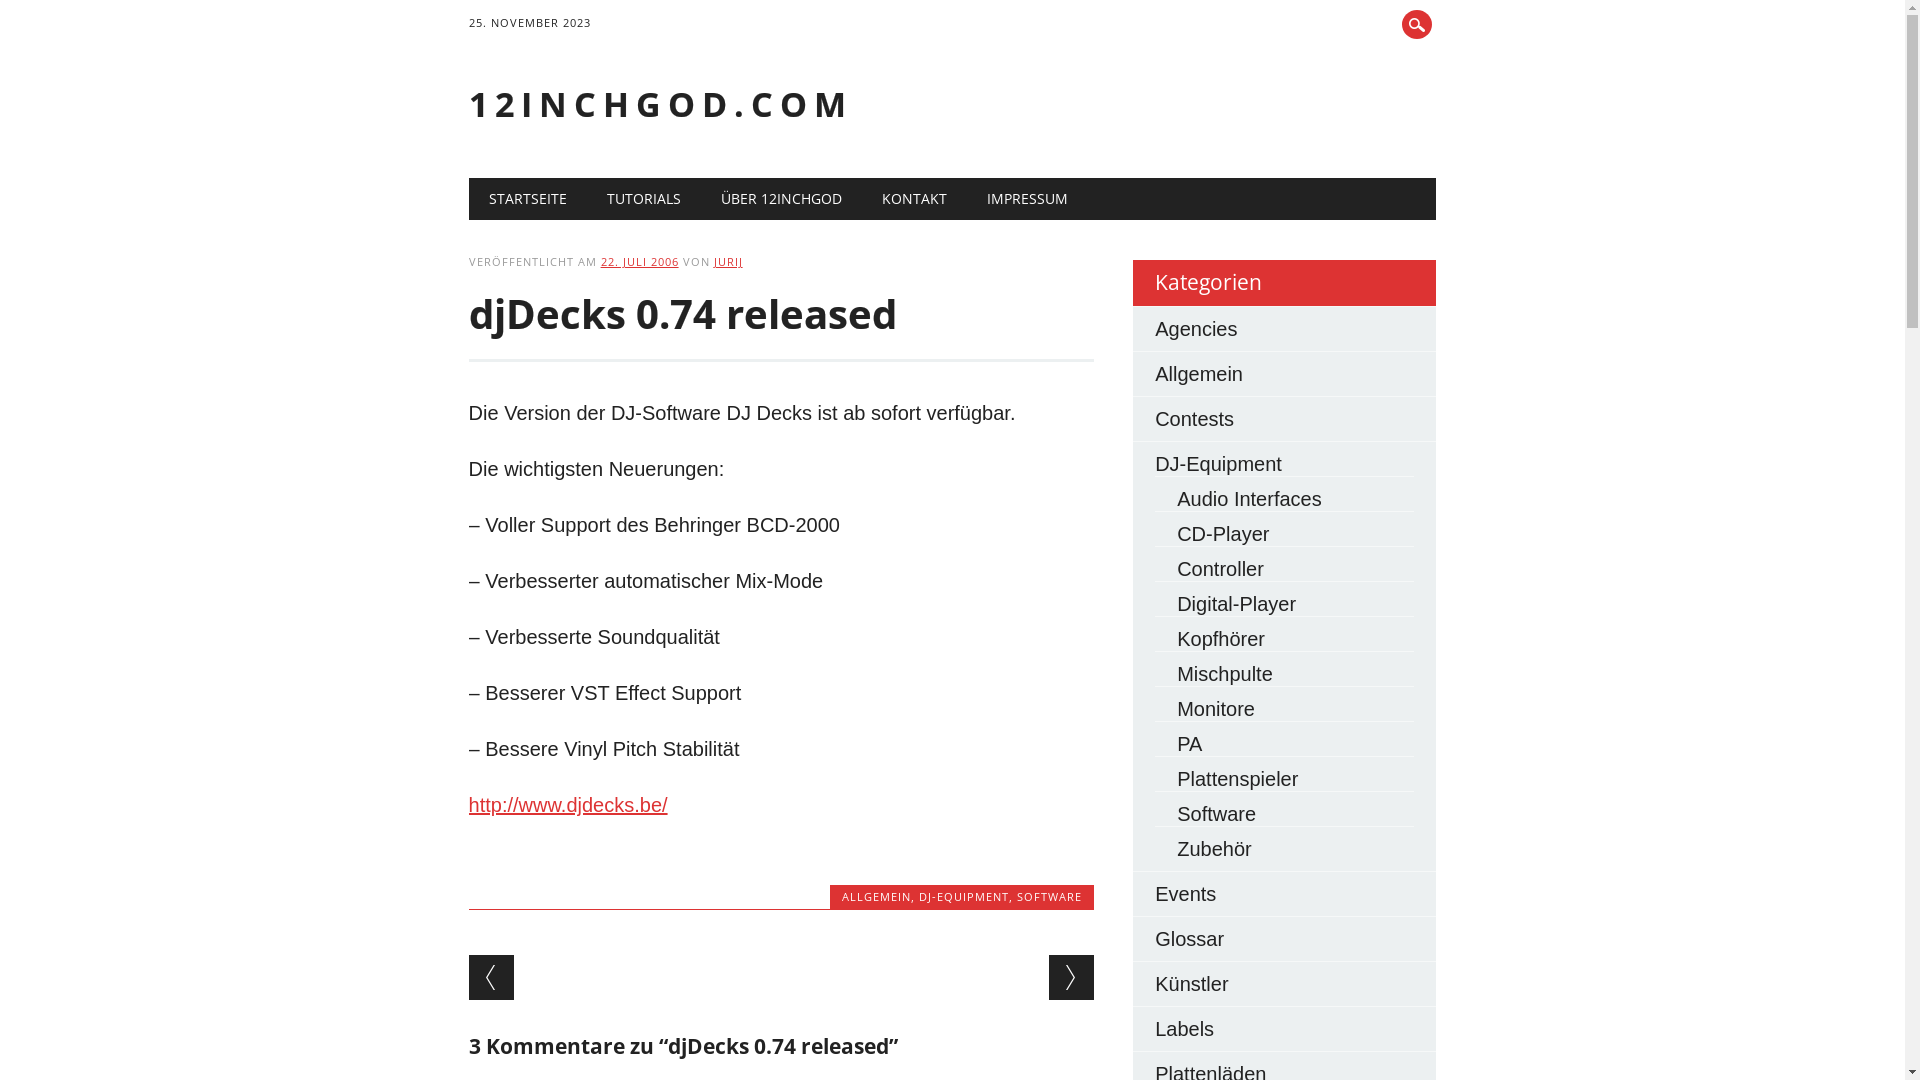  What do you see at coordinates (1199, 374) in the screenshot?
I see `'Allgemein'` at bounding box center [1199, 374].